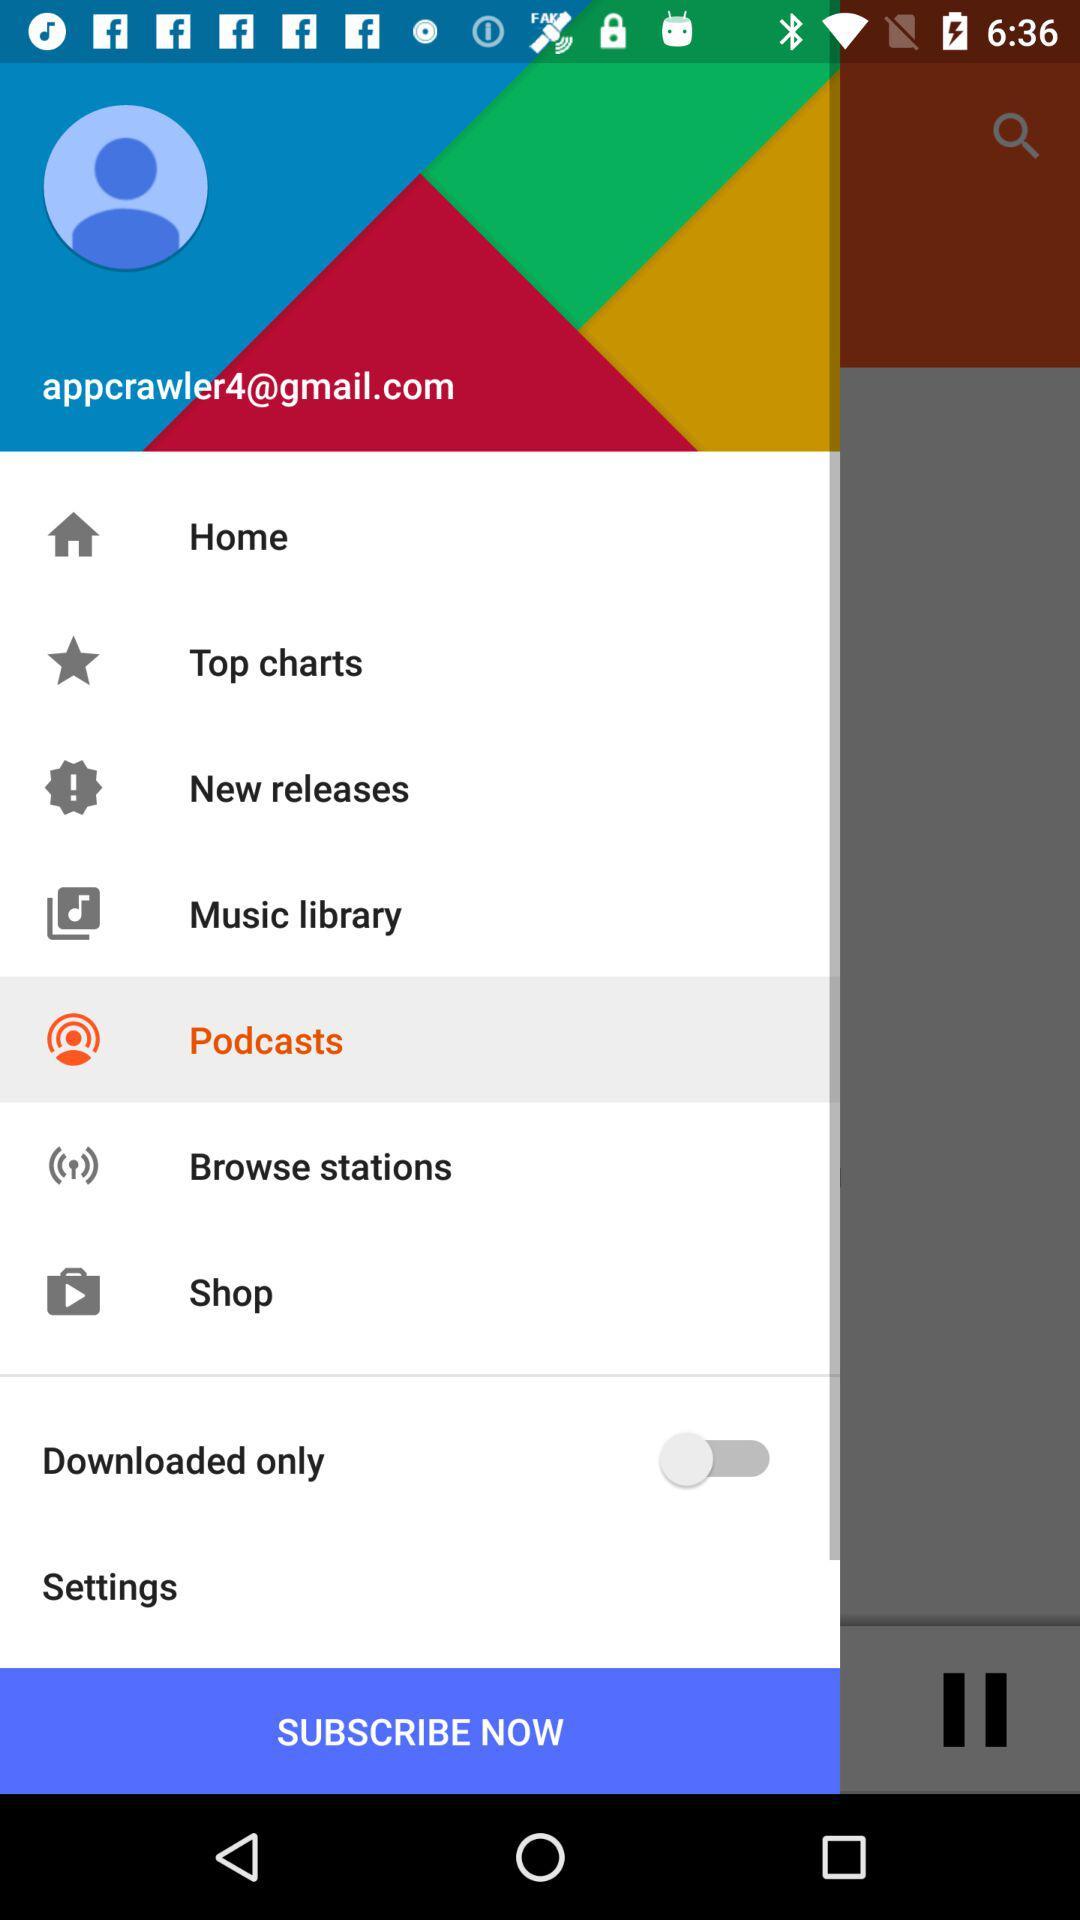 This screenshot has height=1920, width=1080. What do you see at coordinates (974, 1708) in the screenshot?
I see `the pause icon` at bounding box center [974, 1708].